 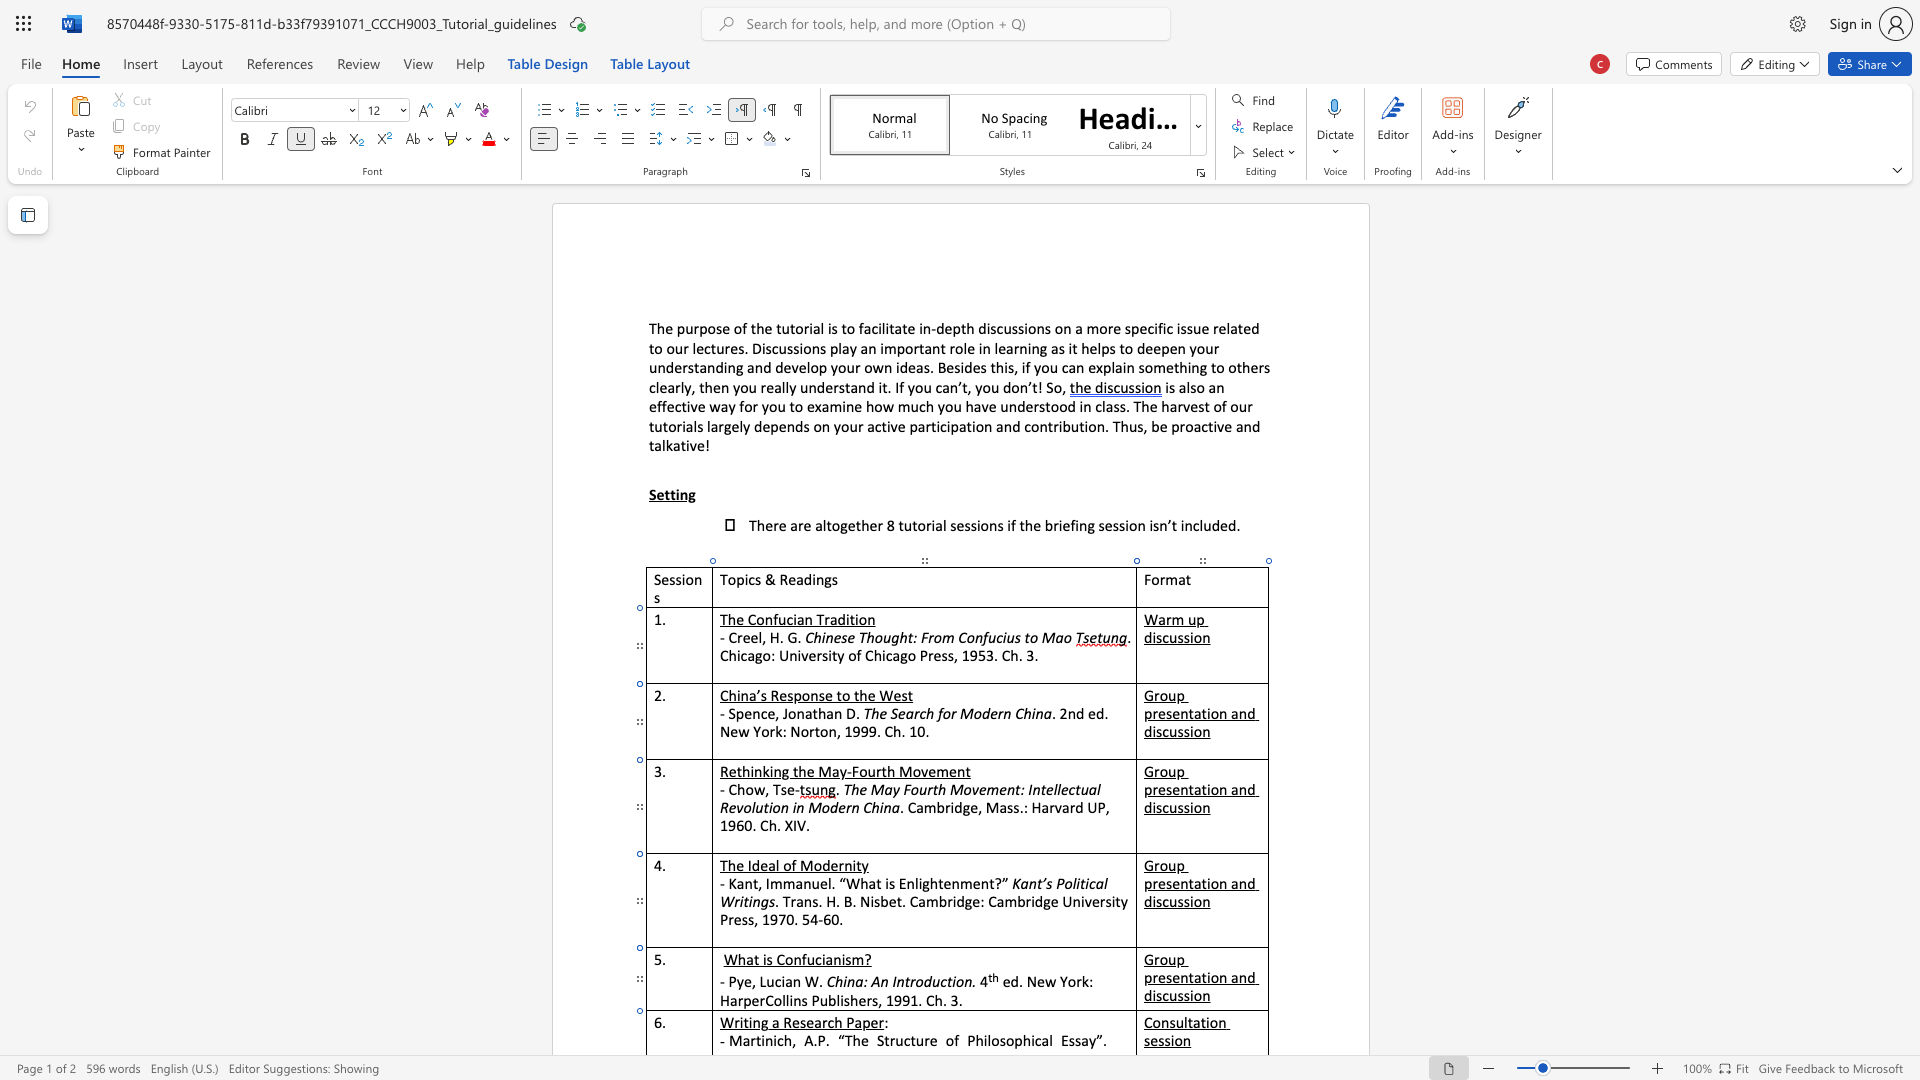 I want to click on the 1th character ":" in the text, so click(x=865, y=980).